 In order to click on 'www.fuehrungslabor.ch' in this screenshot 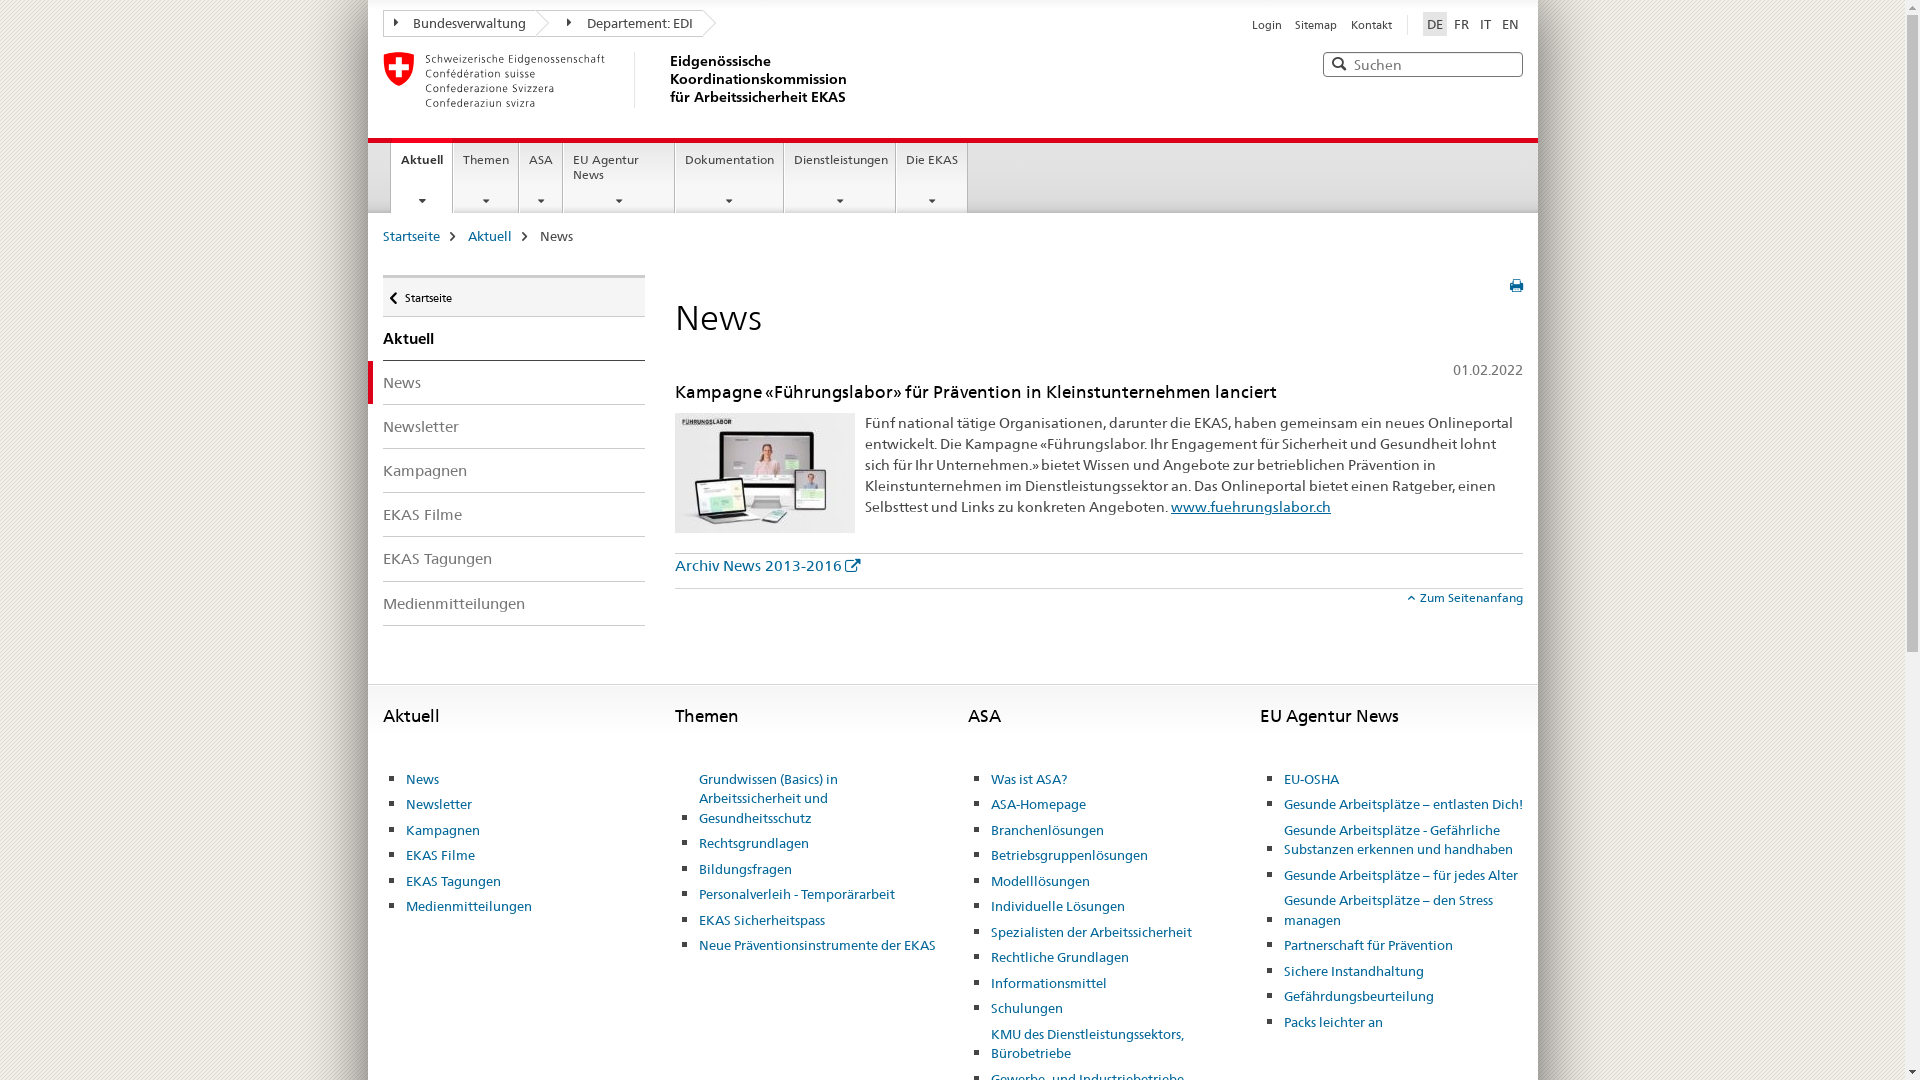, I will do `click(1171, 505)`.